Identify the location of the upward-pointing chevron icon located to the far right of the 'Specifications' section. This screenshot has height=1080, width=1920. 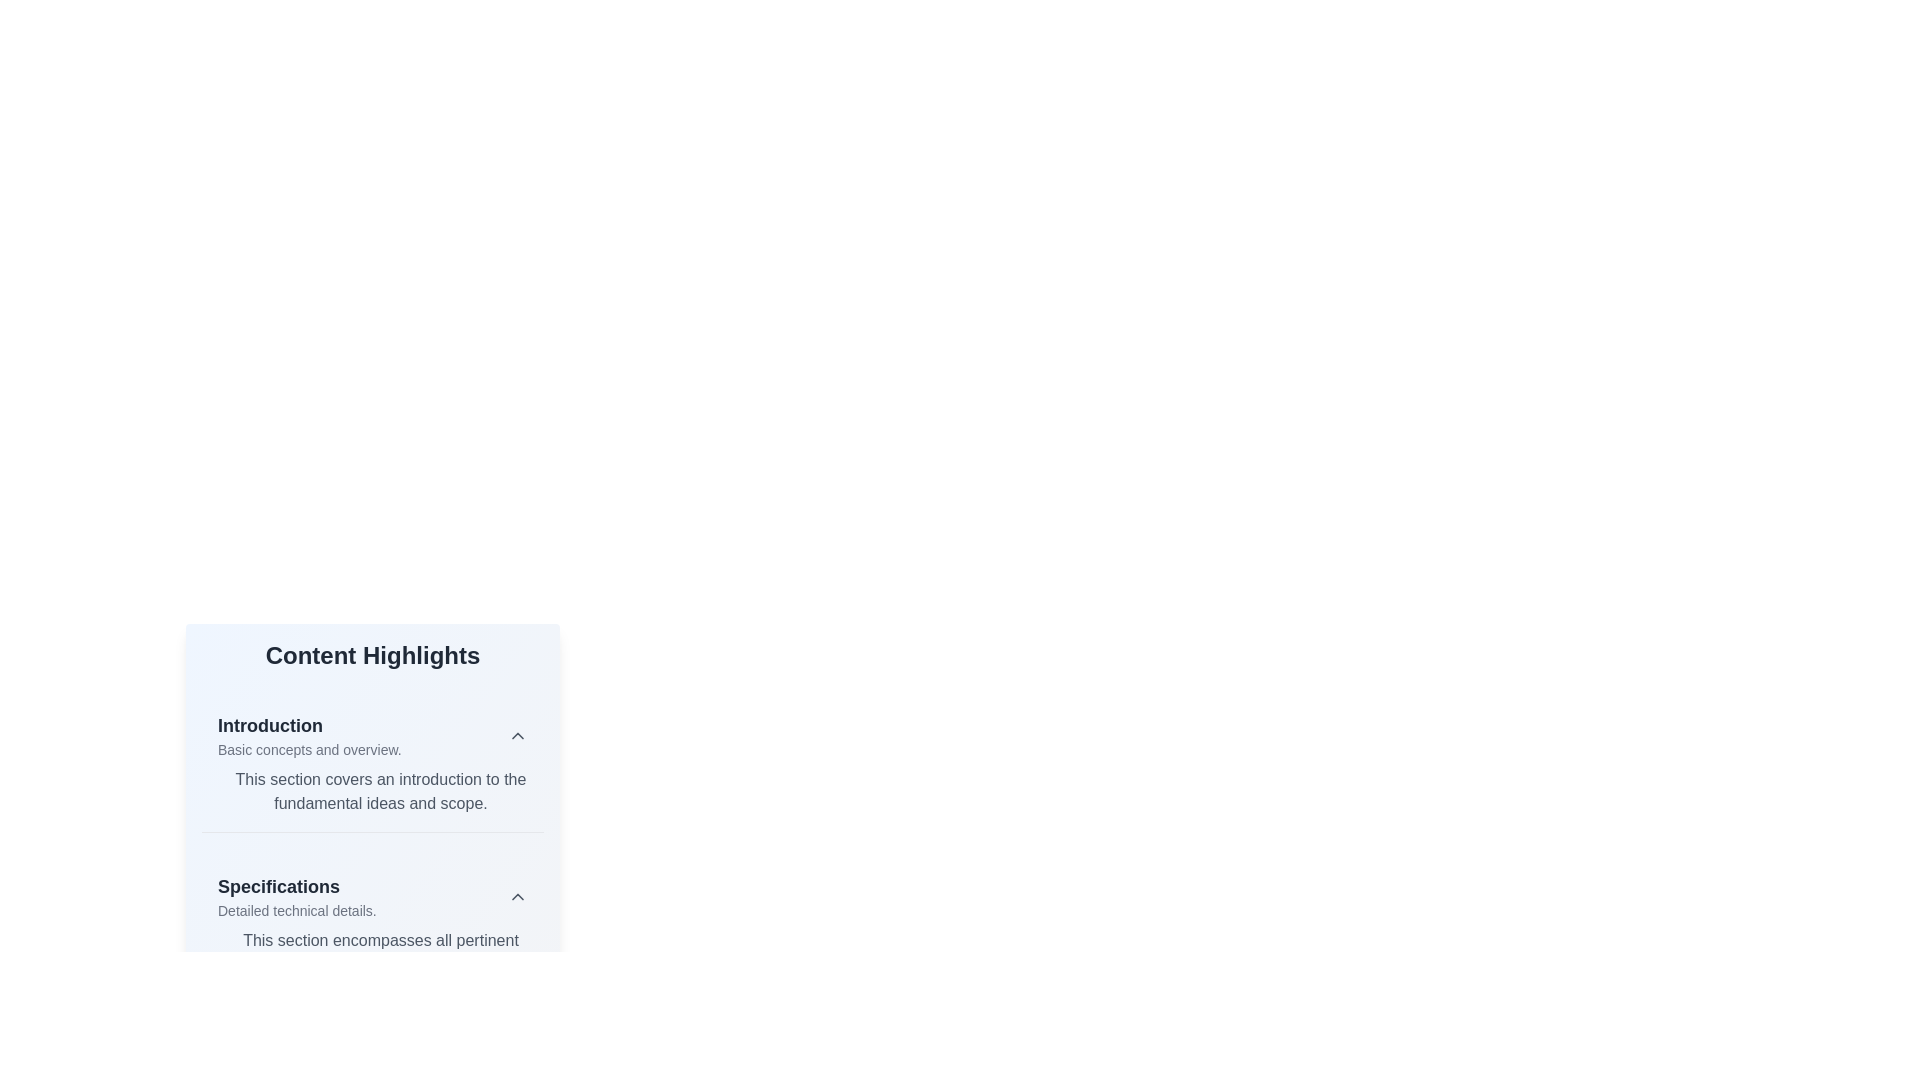
(518, 896).